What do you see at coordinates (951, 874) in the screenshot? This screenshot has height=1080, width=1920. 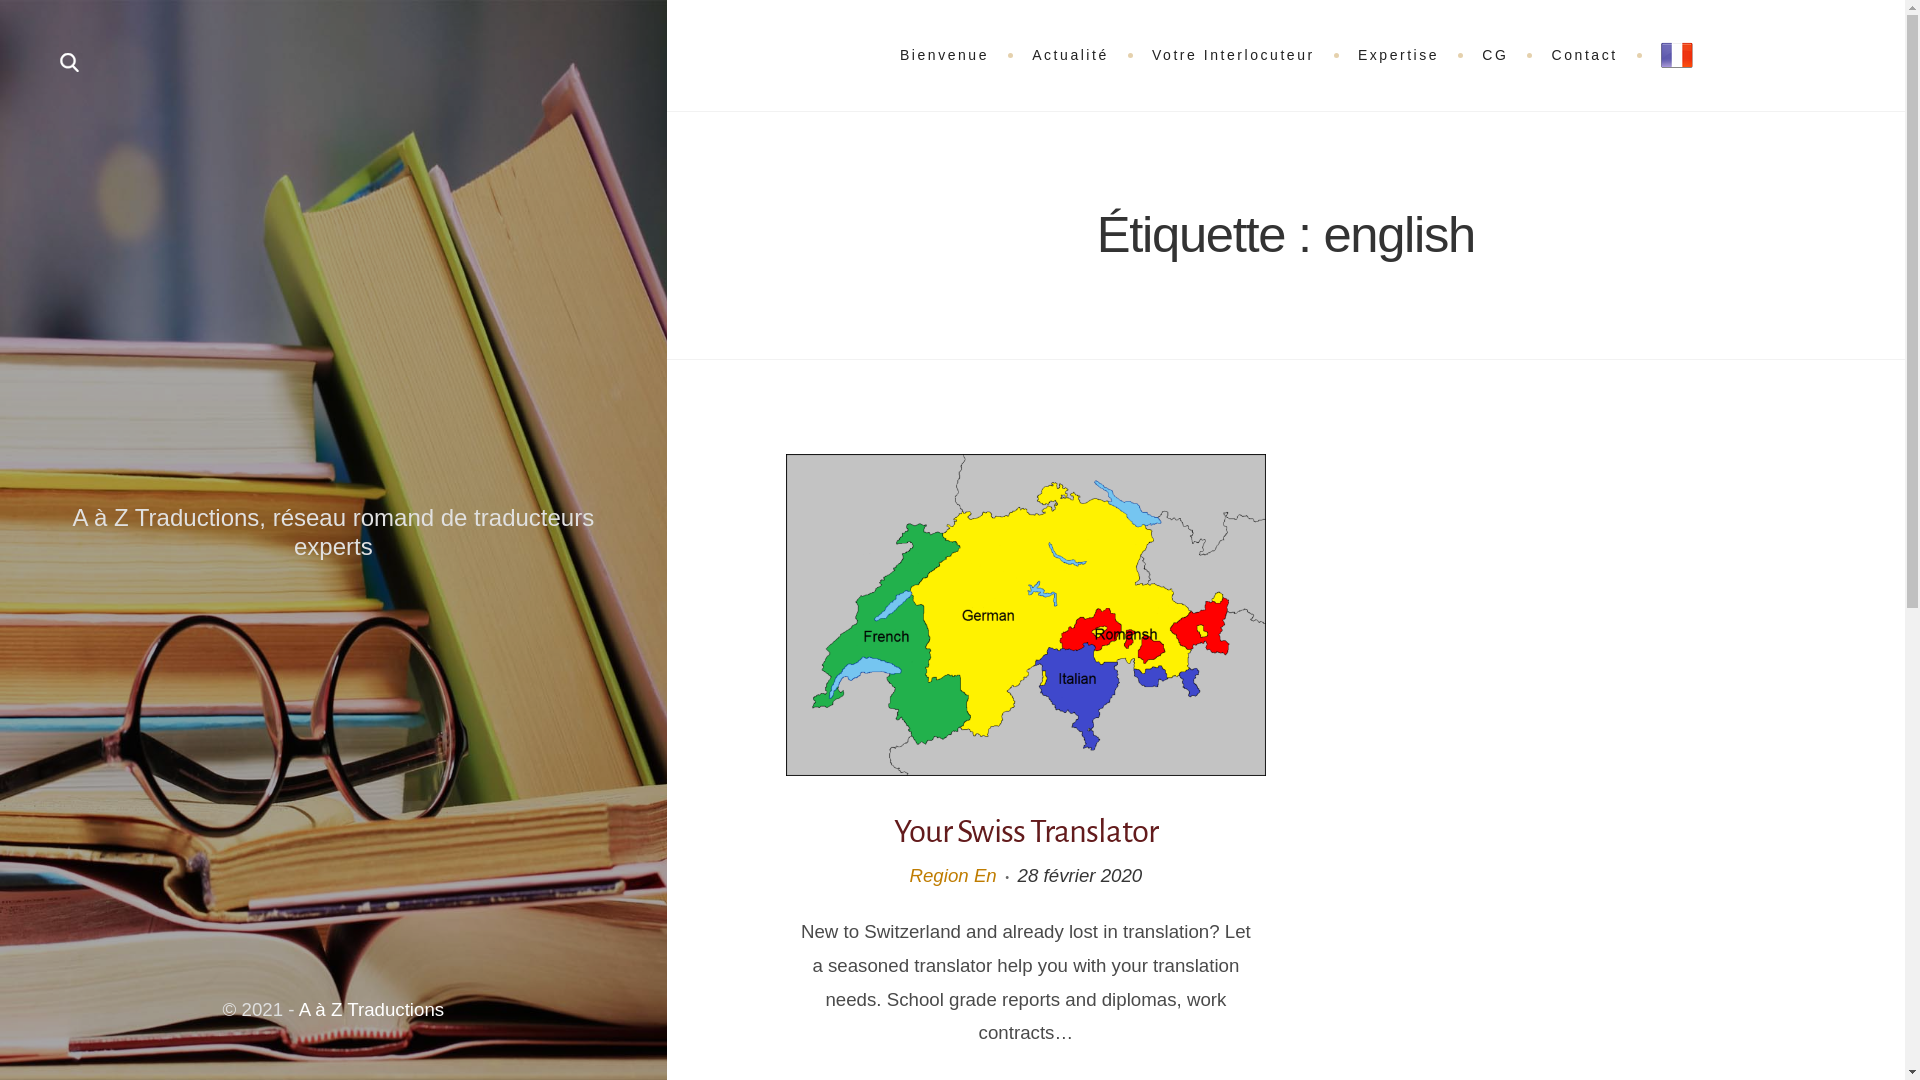 I see `'Region En'` at bounding box center [951, 874].